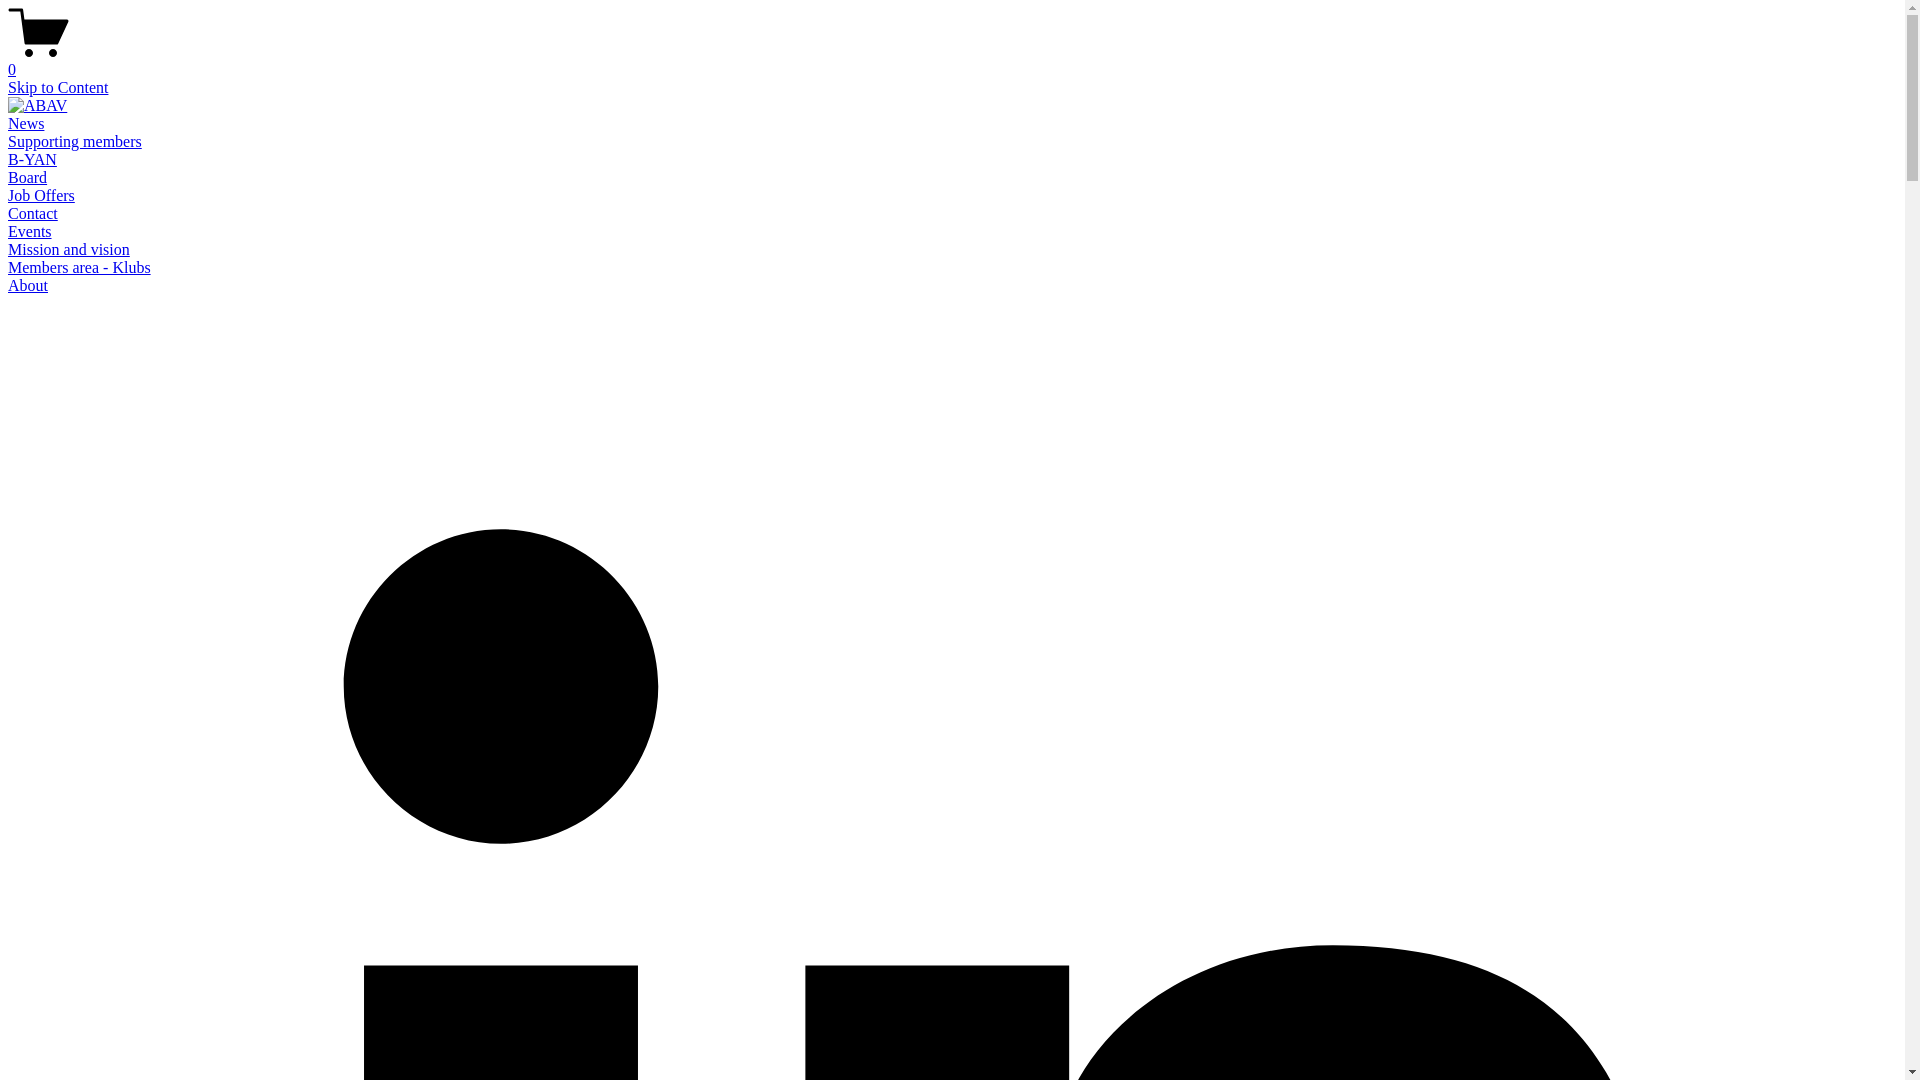 The height and width of the screenshot is (1080, 1920). What do you see at coordinates (8, 158) in the screenshot?
I see `'B-YAN'` at bounding box center [8, 158].